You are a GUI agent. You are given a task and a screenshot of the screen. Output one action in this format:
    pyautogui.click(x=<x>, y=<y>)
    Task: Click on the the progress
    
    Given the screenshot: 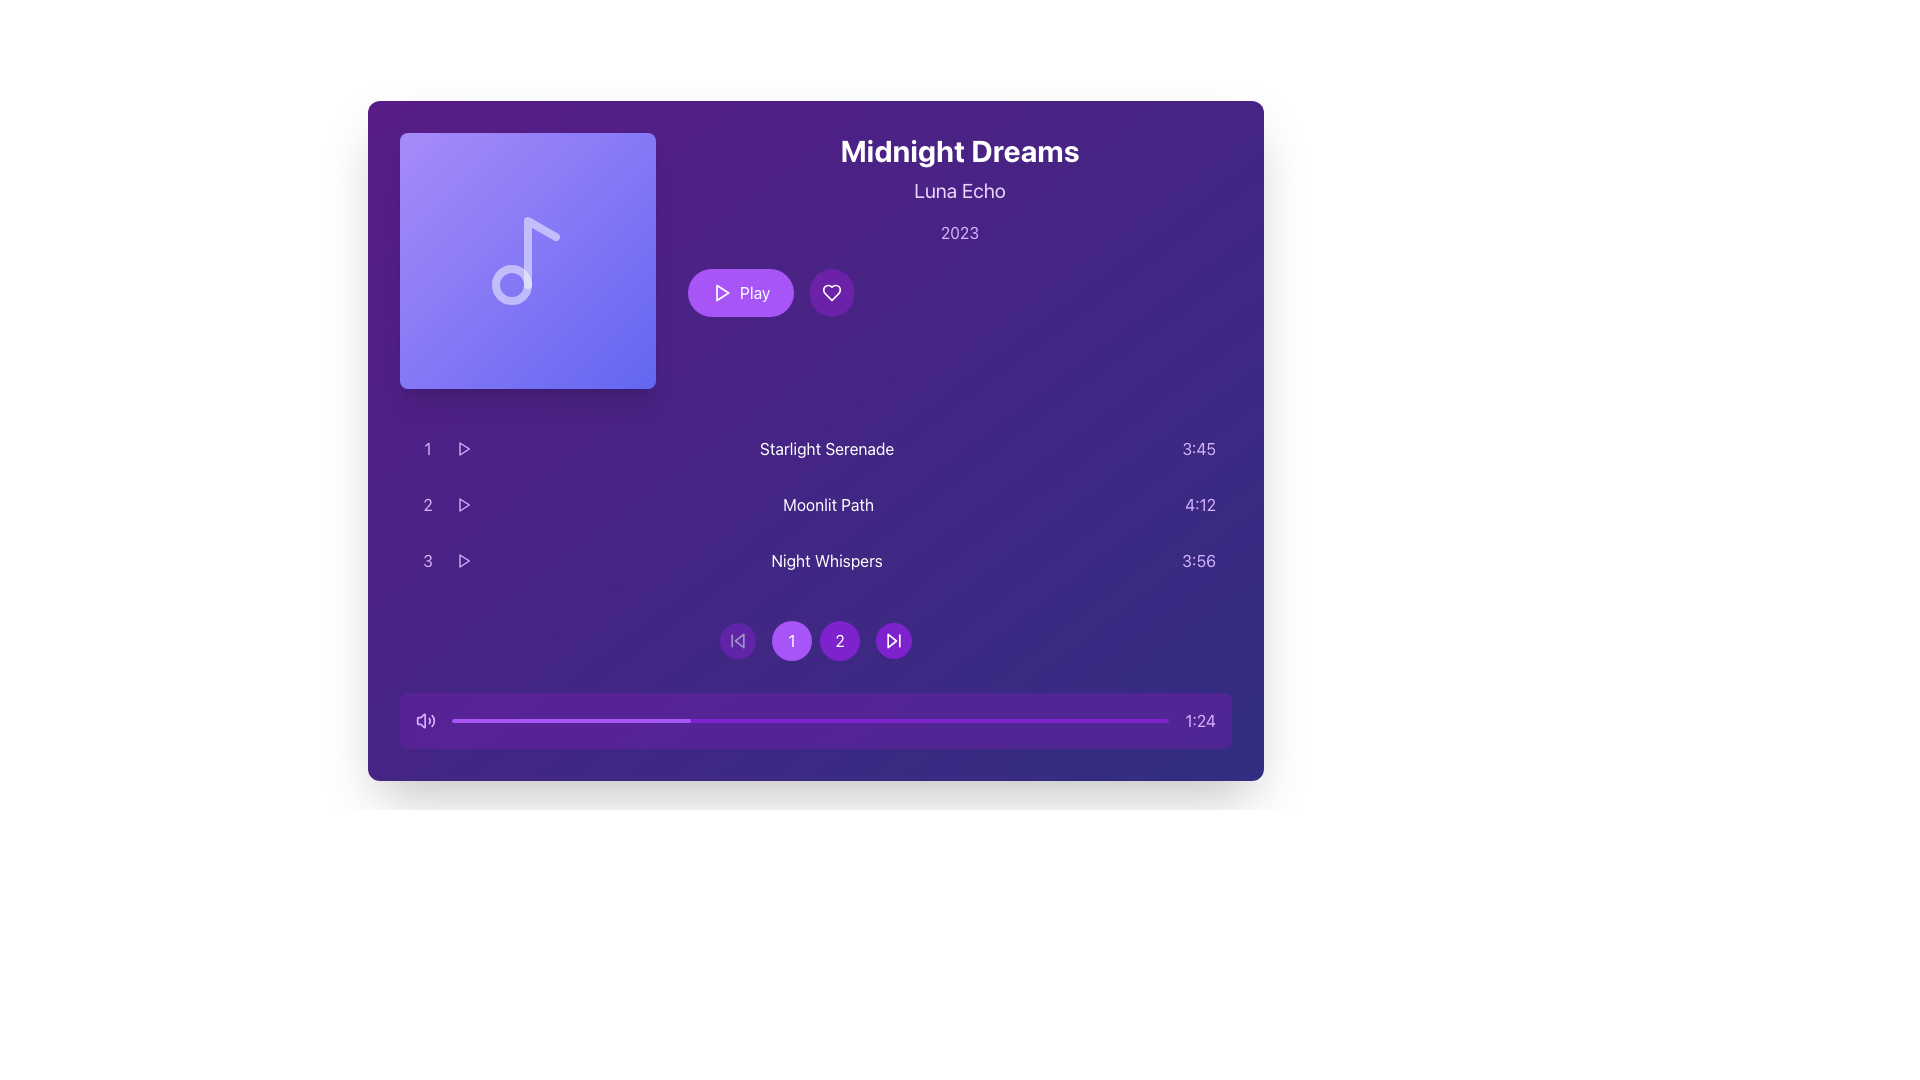 What is the action you would take?
    pyautogui.click(x=575, y=721)
    